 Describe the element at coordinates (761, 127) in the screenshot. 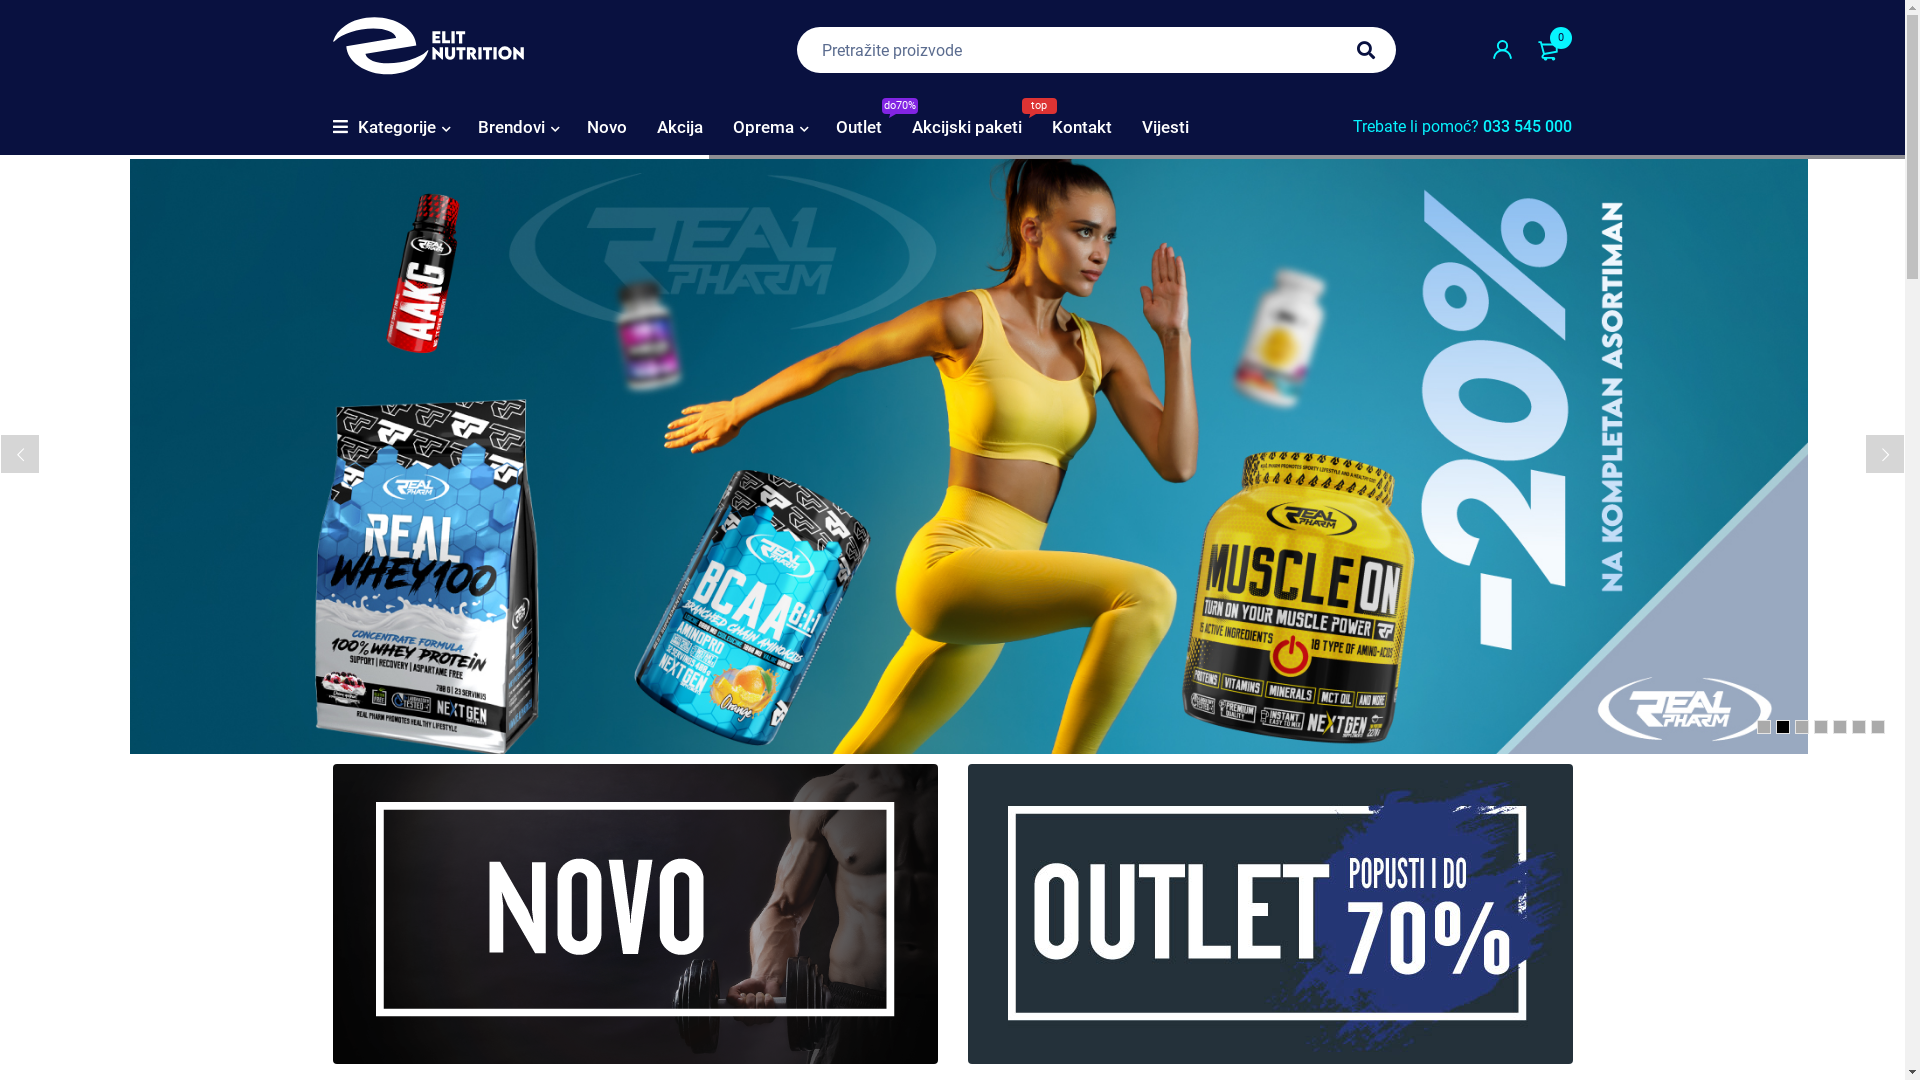

I see `'Oprema'` at that location.